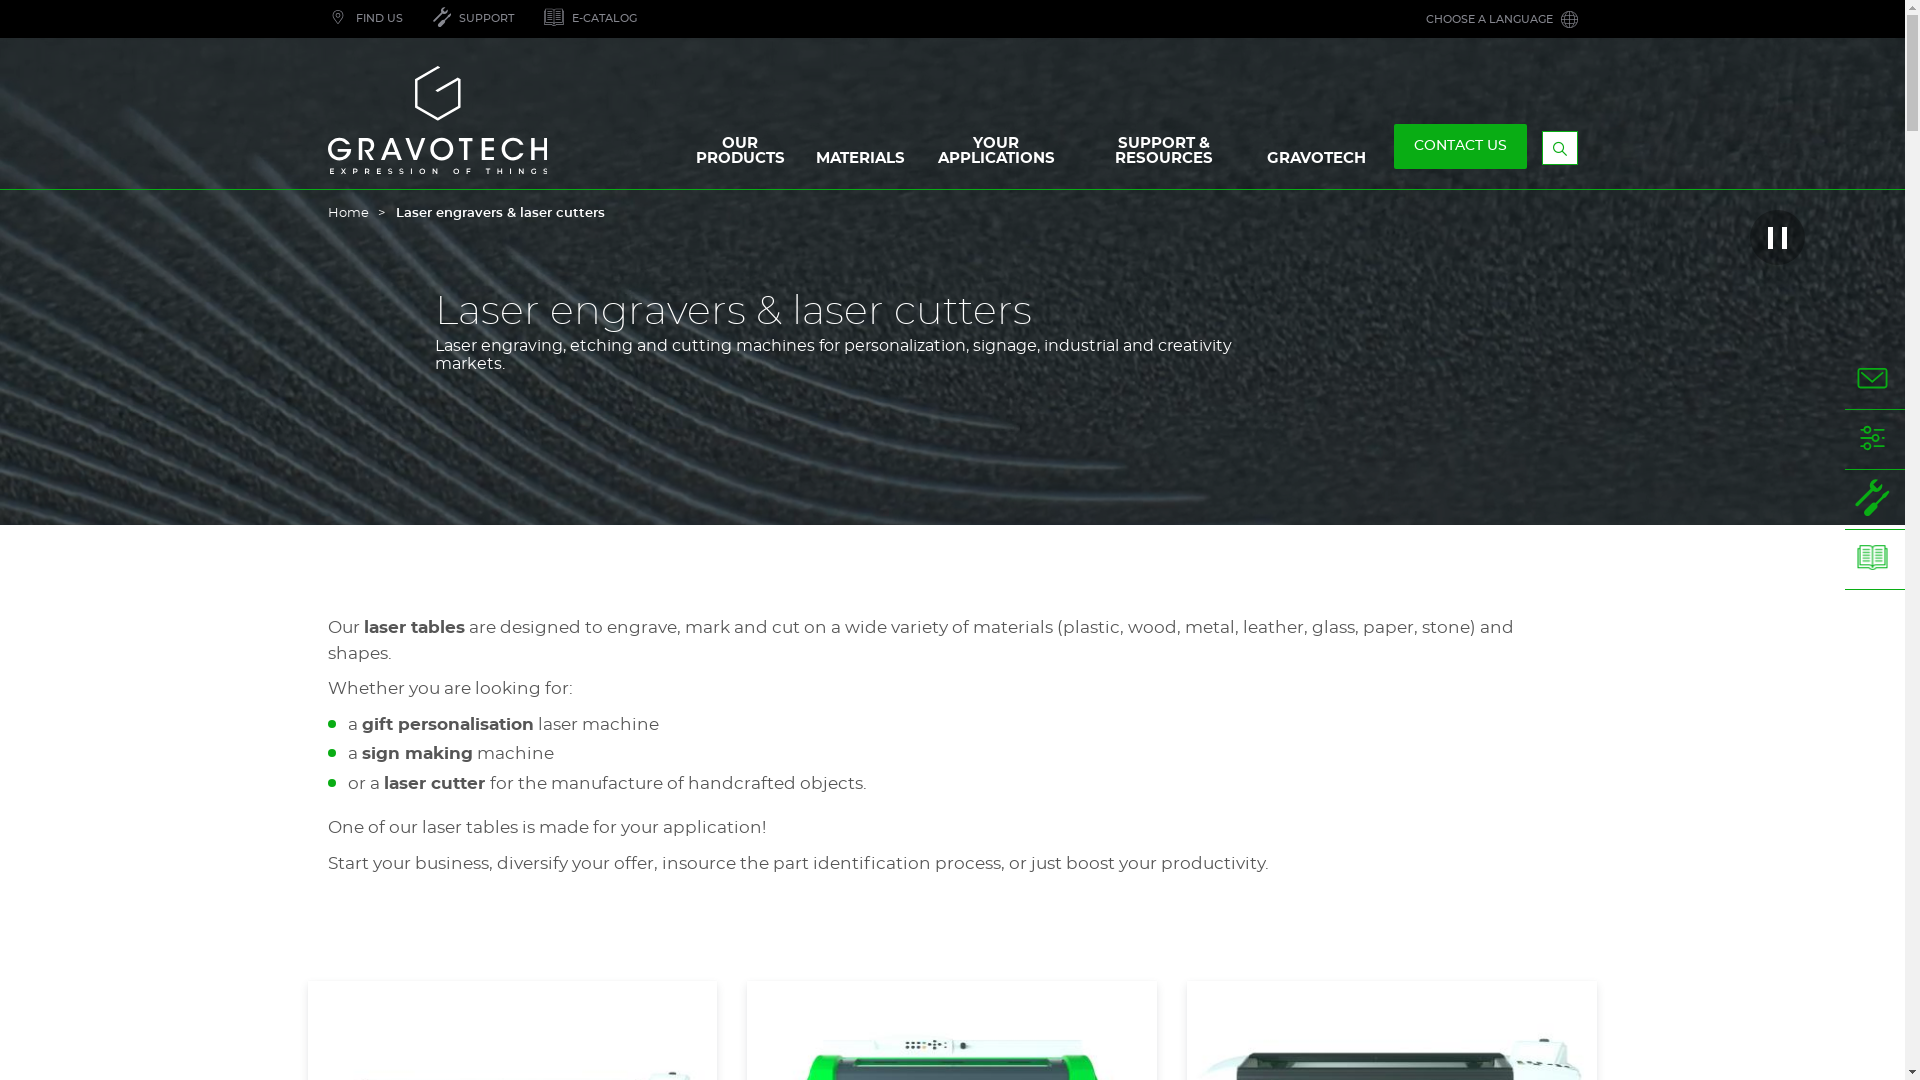 This screenshot has width=1920, height=1080. What do you see at coordinates (1164, 154) in the screenshot?
I see `'SUPPORT & RESOURCES'` at bounding box center [1164, 154].